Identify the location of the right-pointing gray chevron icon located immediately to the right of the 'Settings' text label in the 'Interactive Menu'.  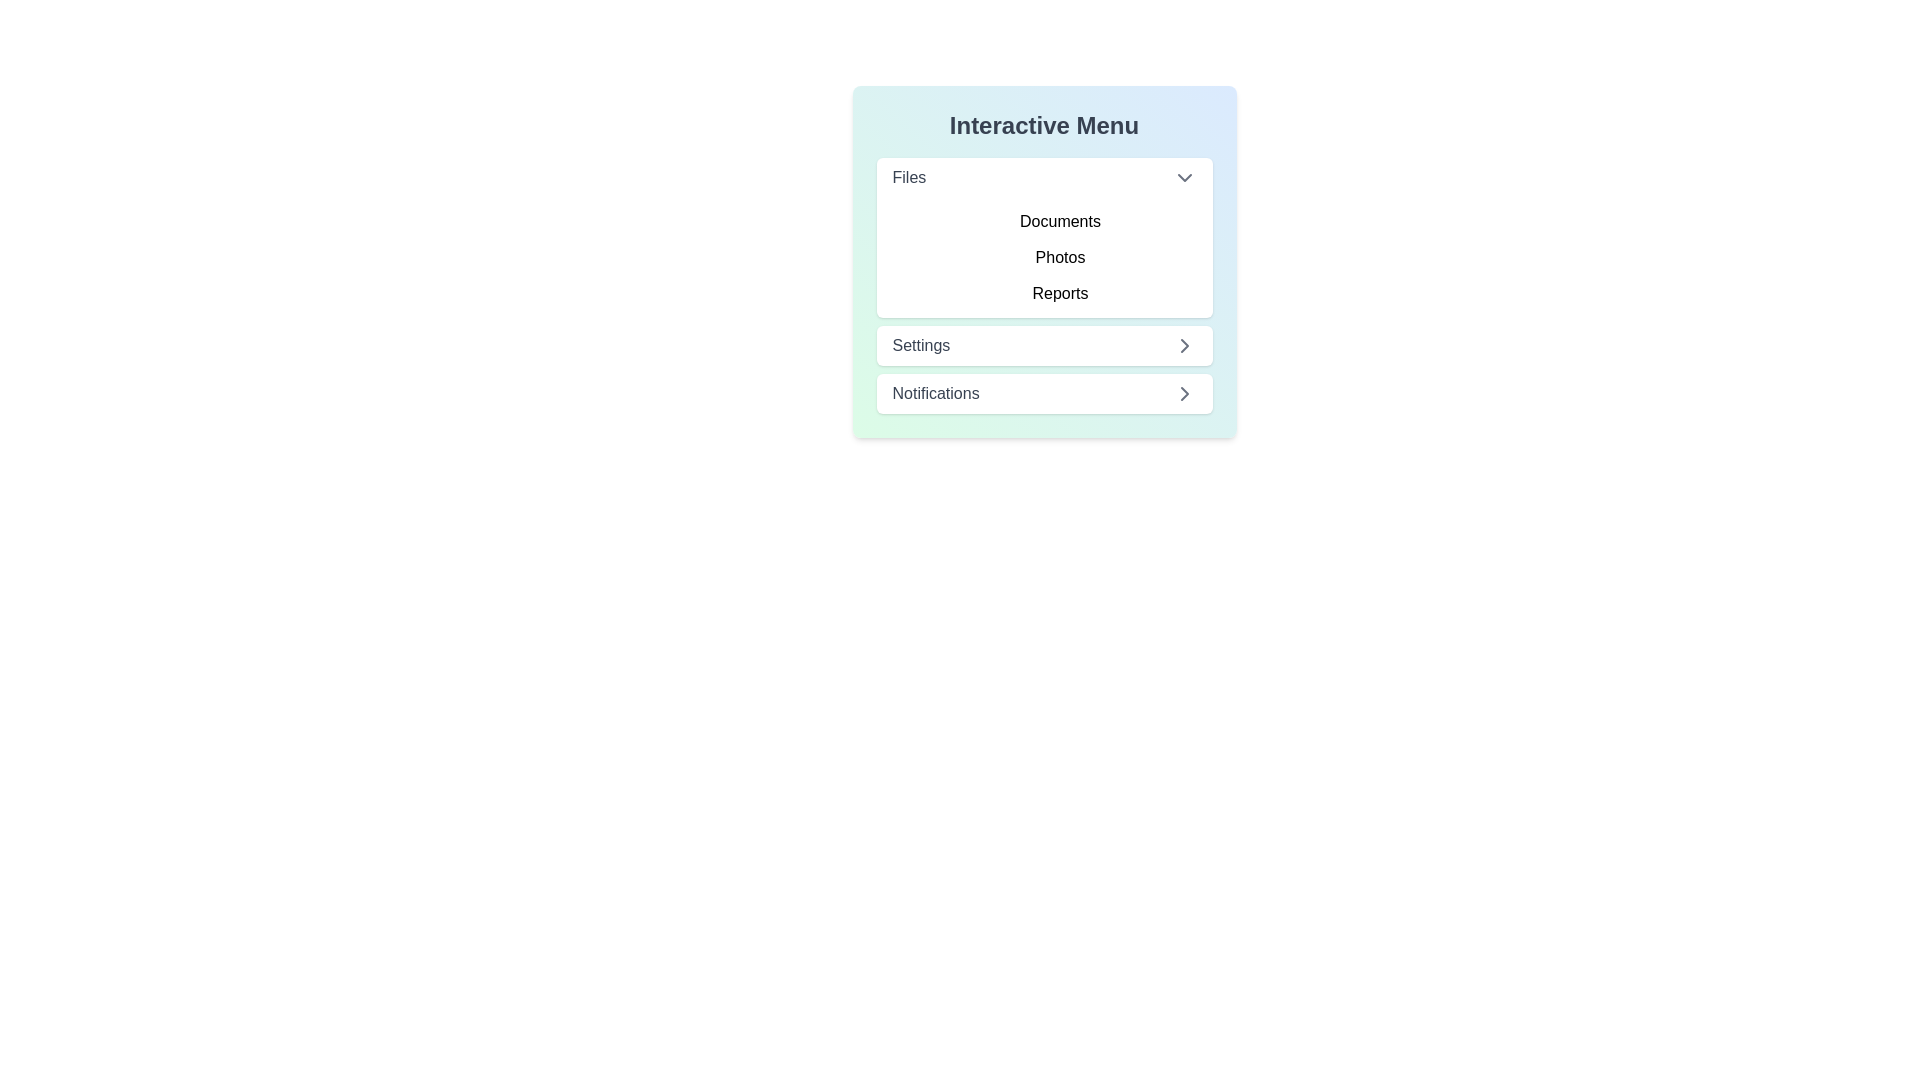
(1184, 345).